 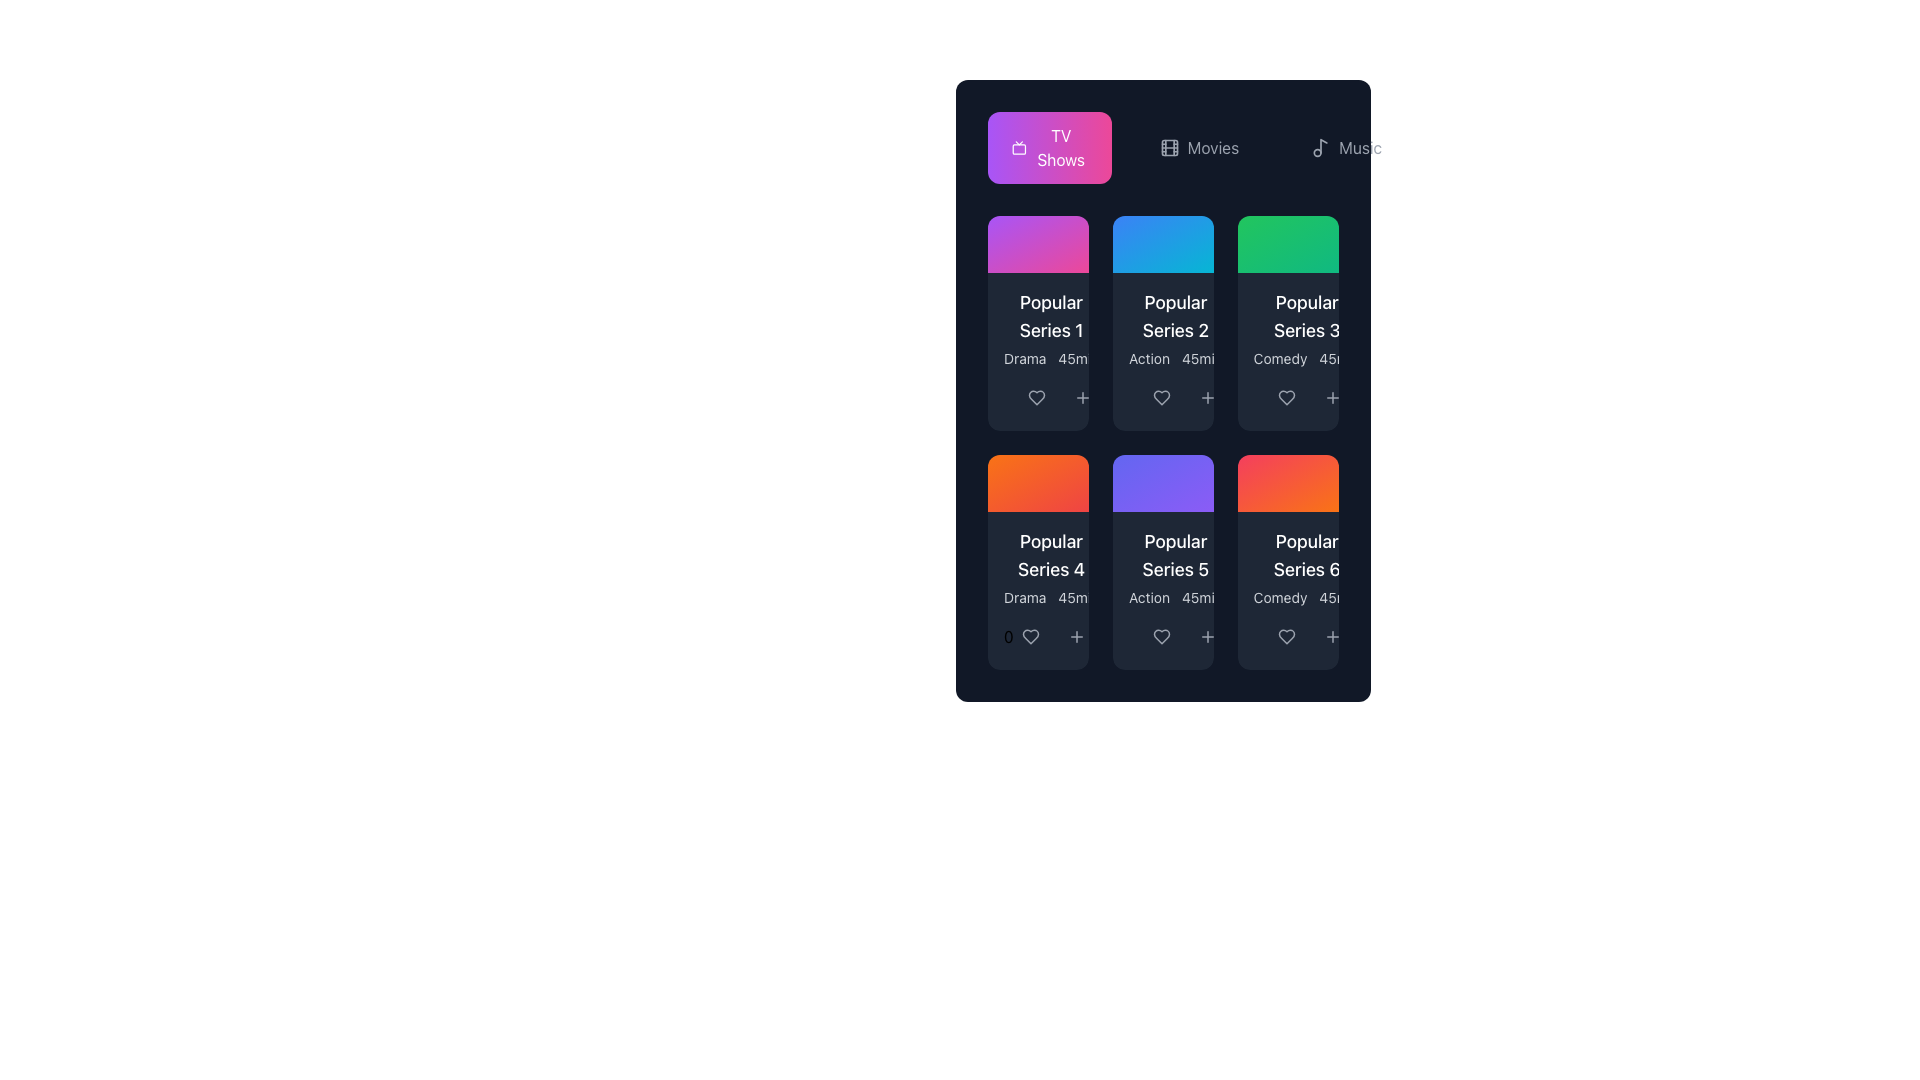 What do you see at coordinates (1280, 357) in the screenshot?
I see `text label indicating the genre of the content located under 'Popular Series 3' and aligned to the left of '45min'` at bounding box center [1280, 357].